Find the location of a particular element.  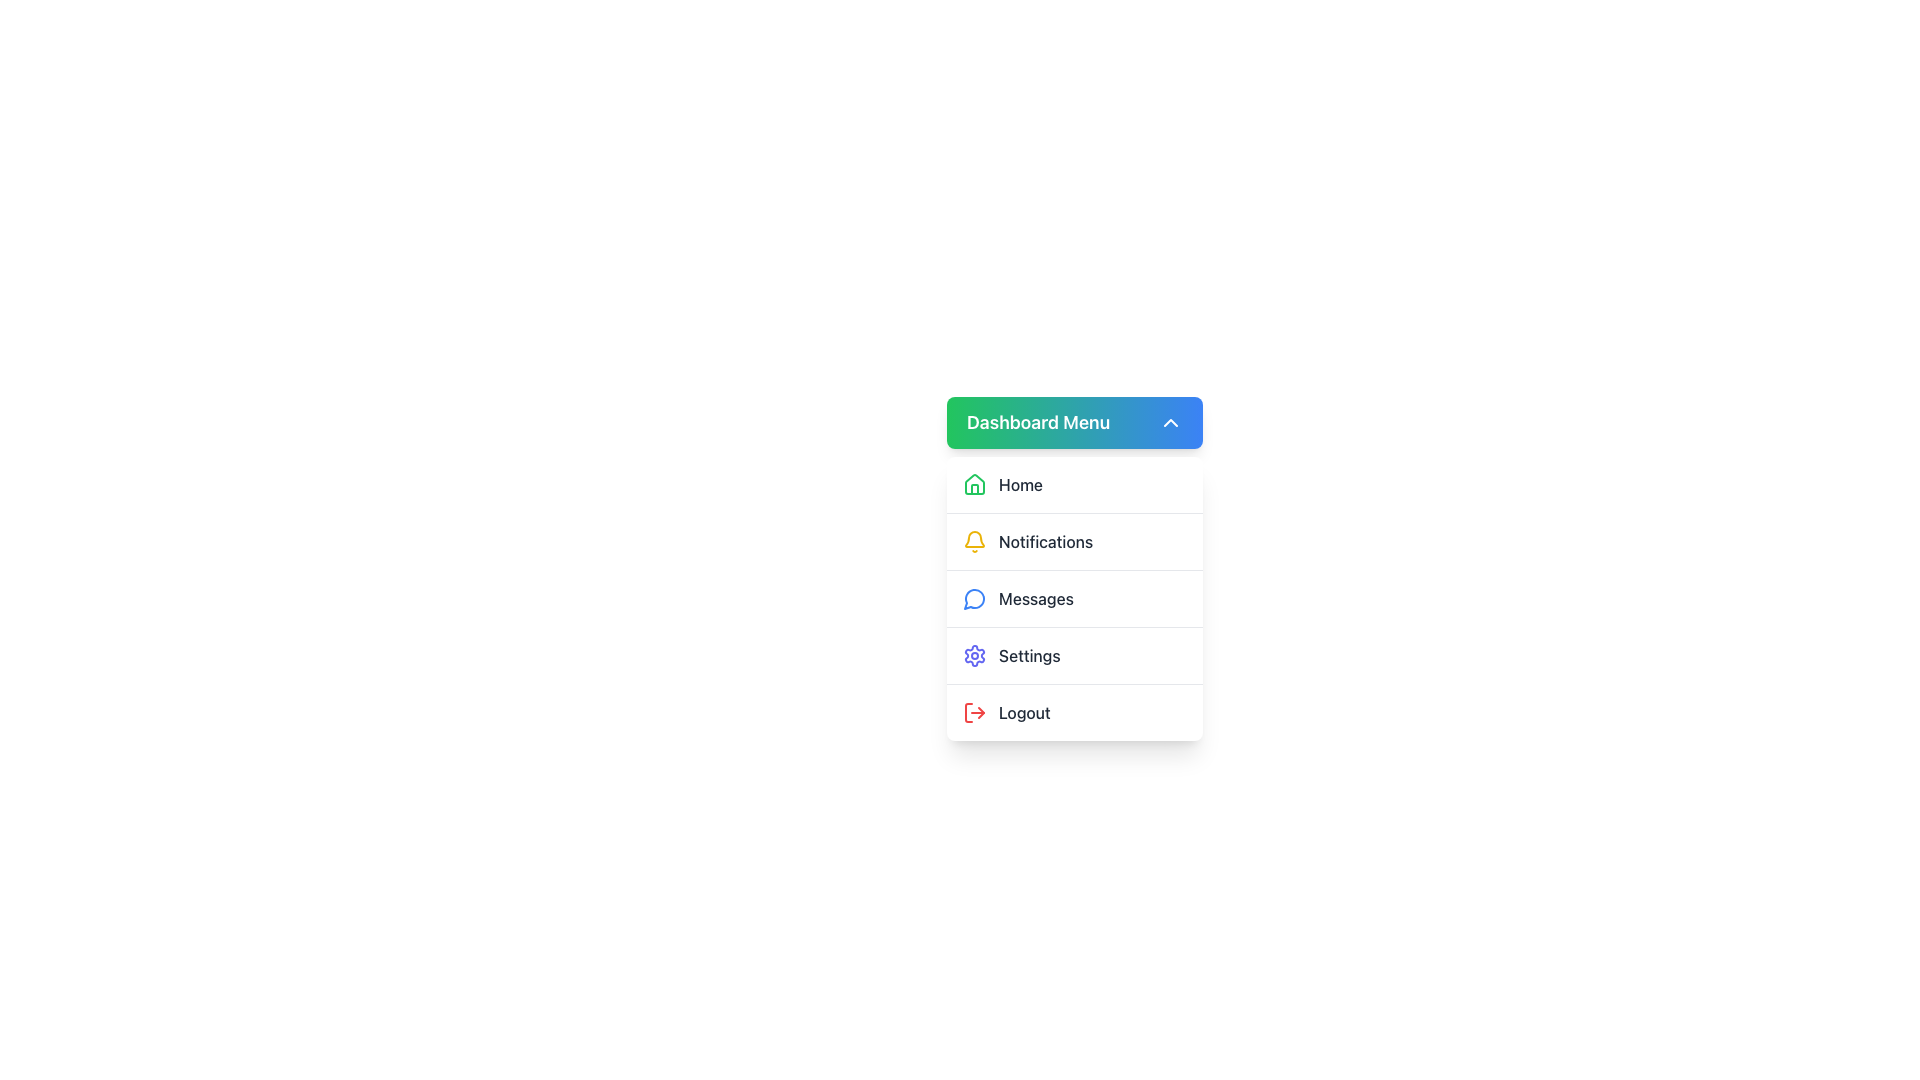

the second item in the navigation dropdown menu that opens the notifications page or section is located at coordinates (1074, 540).